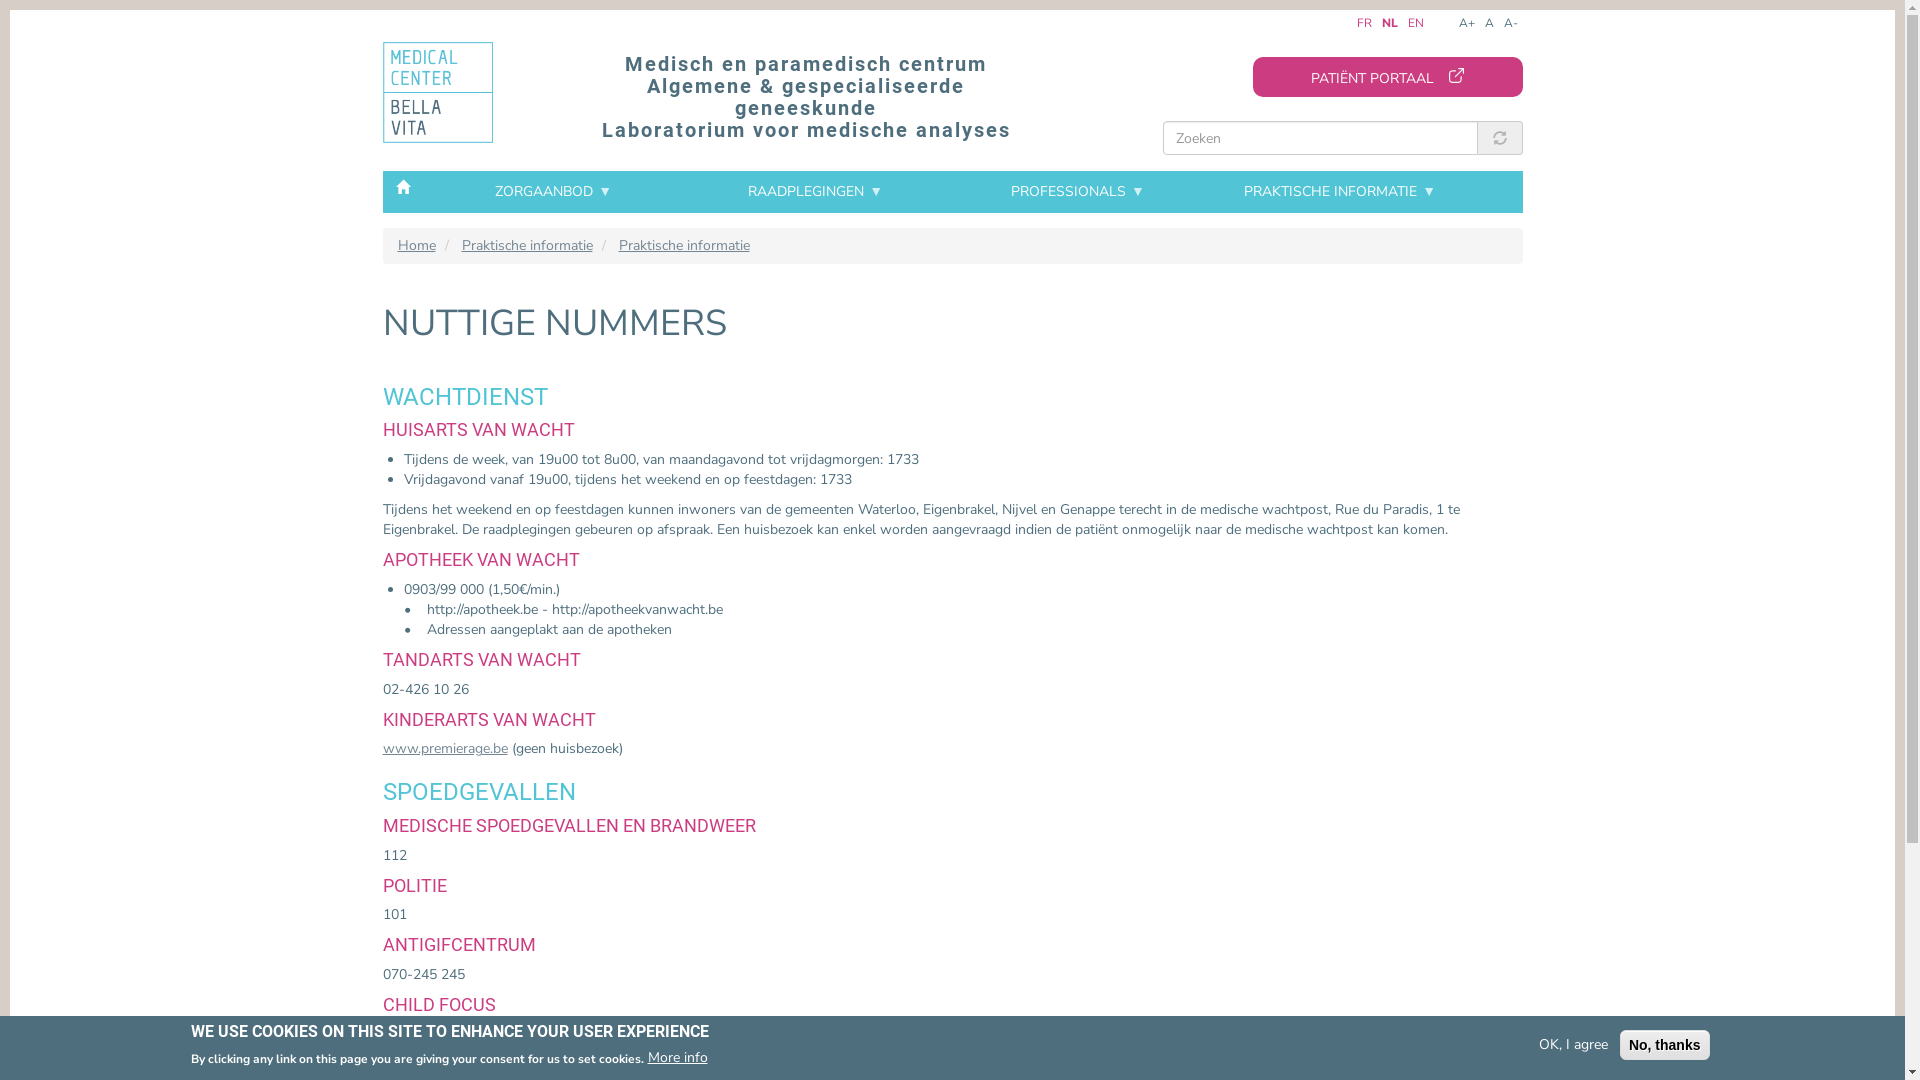  What do you see at coordinates (510, 370) in the screenshot?
I see `'GESPECIALISEERDE GENEESKUNDE'` at bounding box center [510, 370].